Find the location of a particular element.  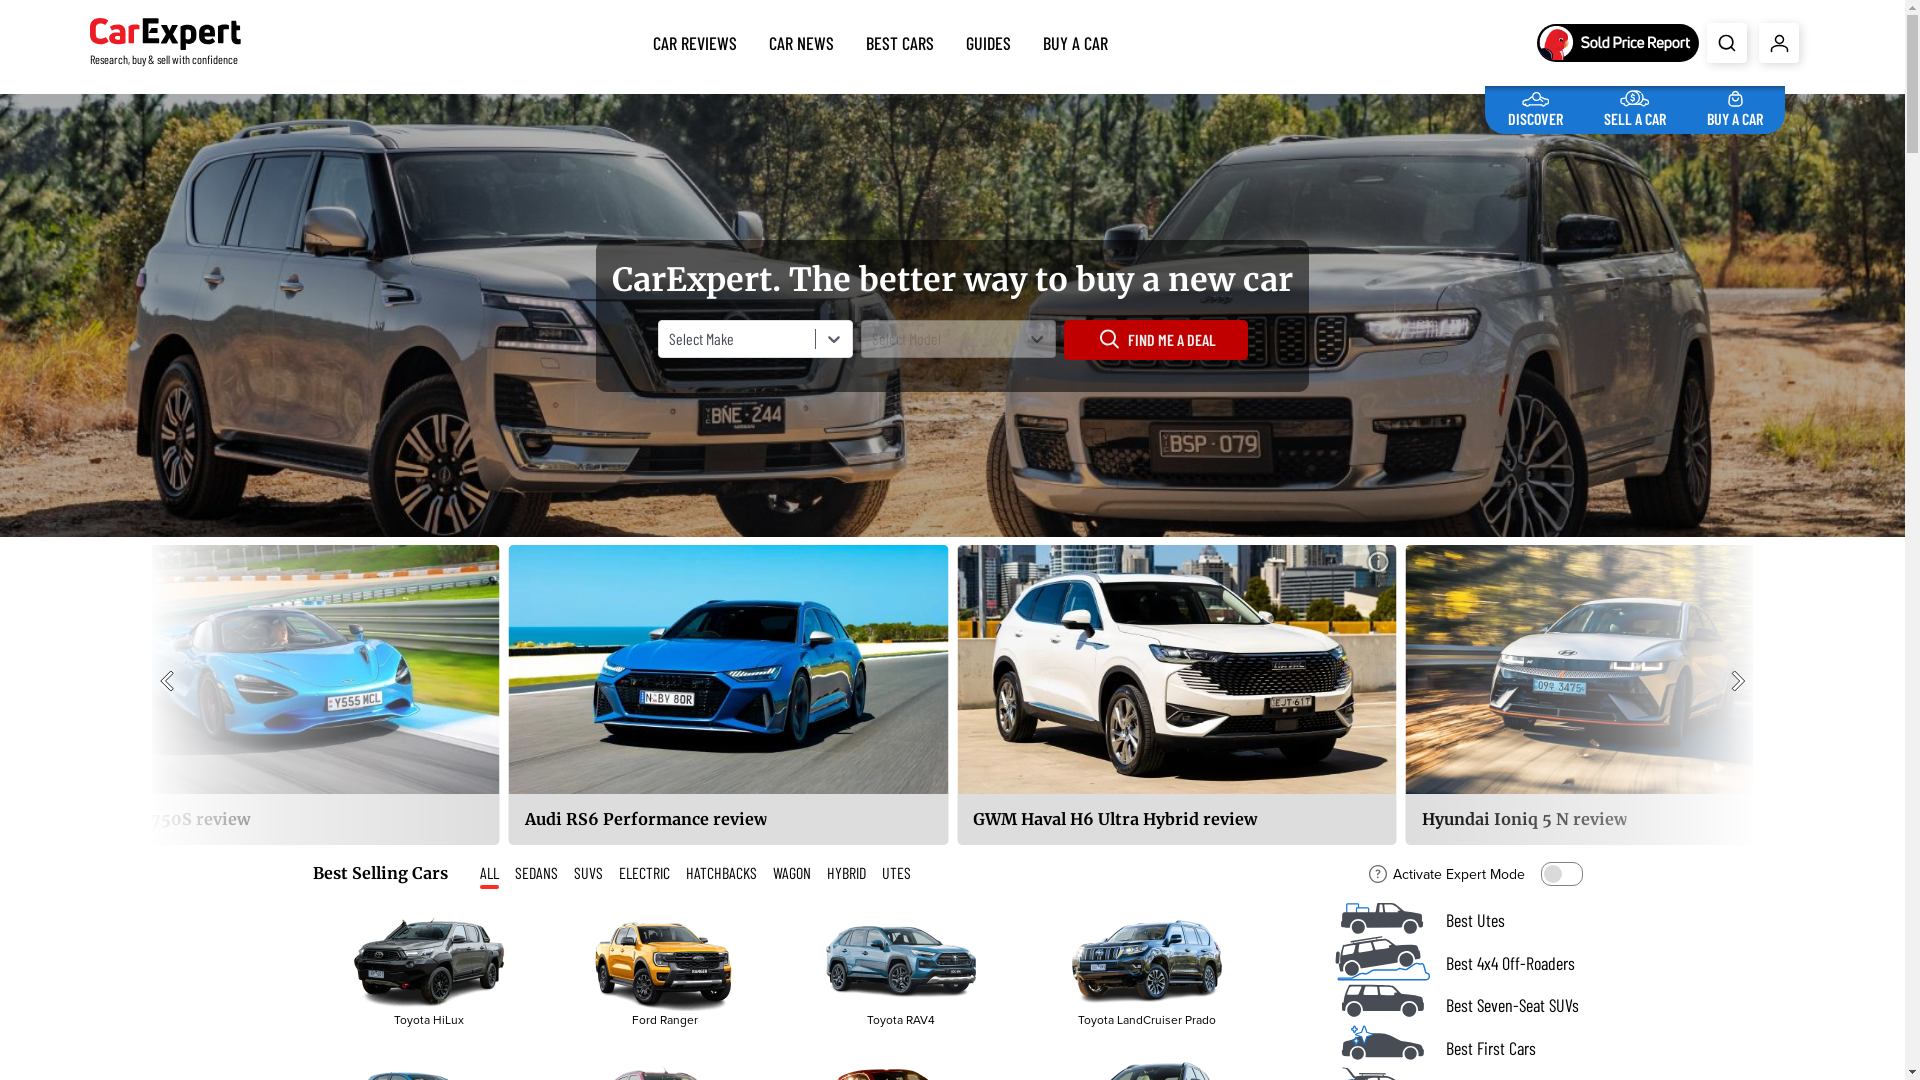

'CAR NEWS' is located at coordinates (801, 38).